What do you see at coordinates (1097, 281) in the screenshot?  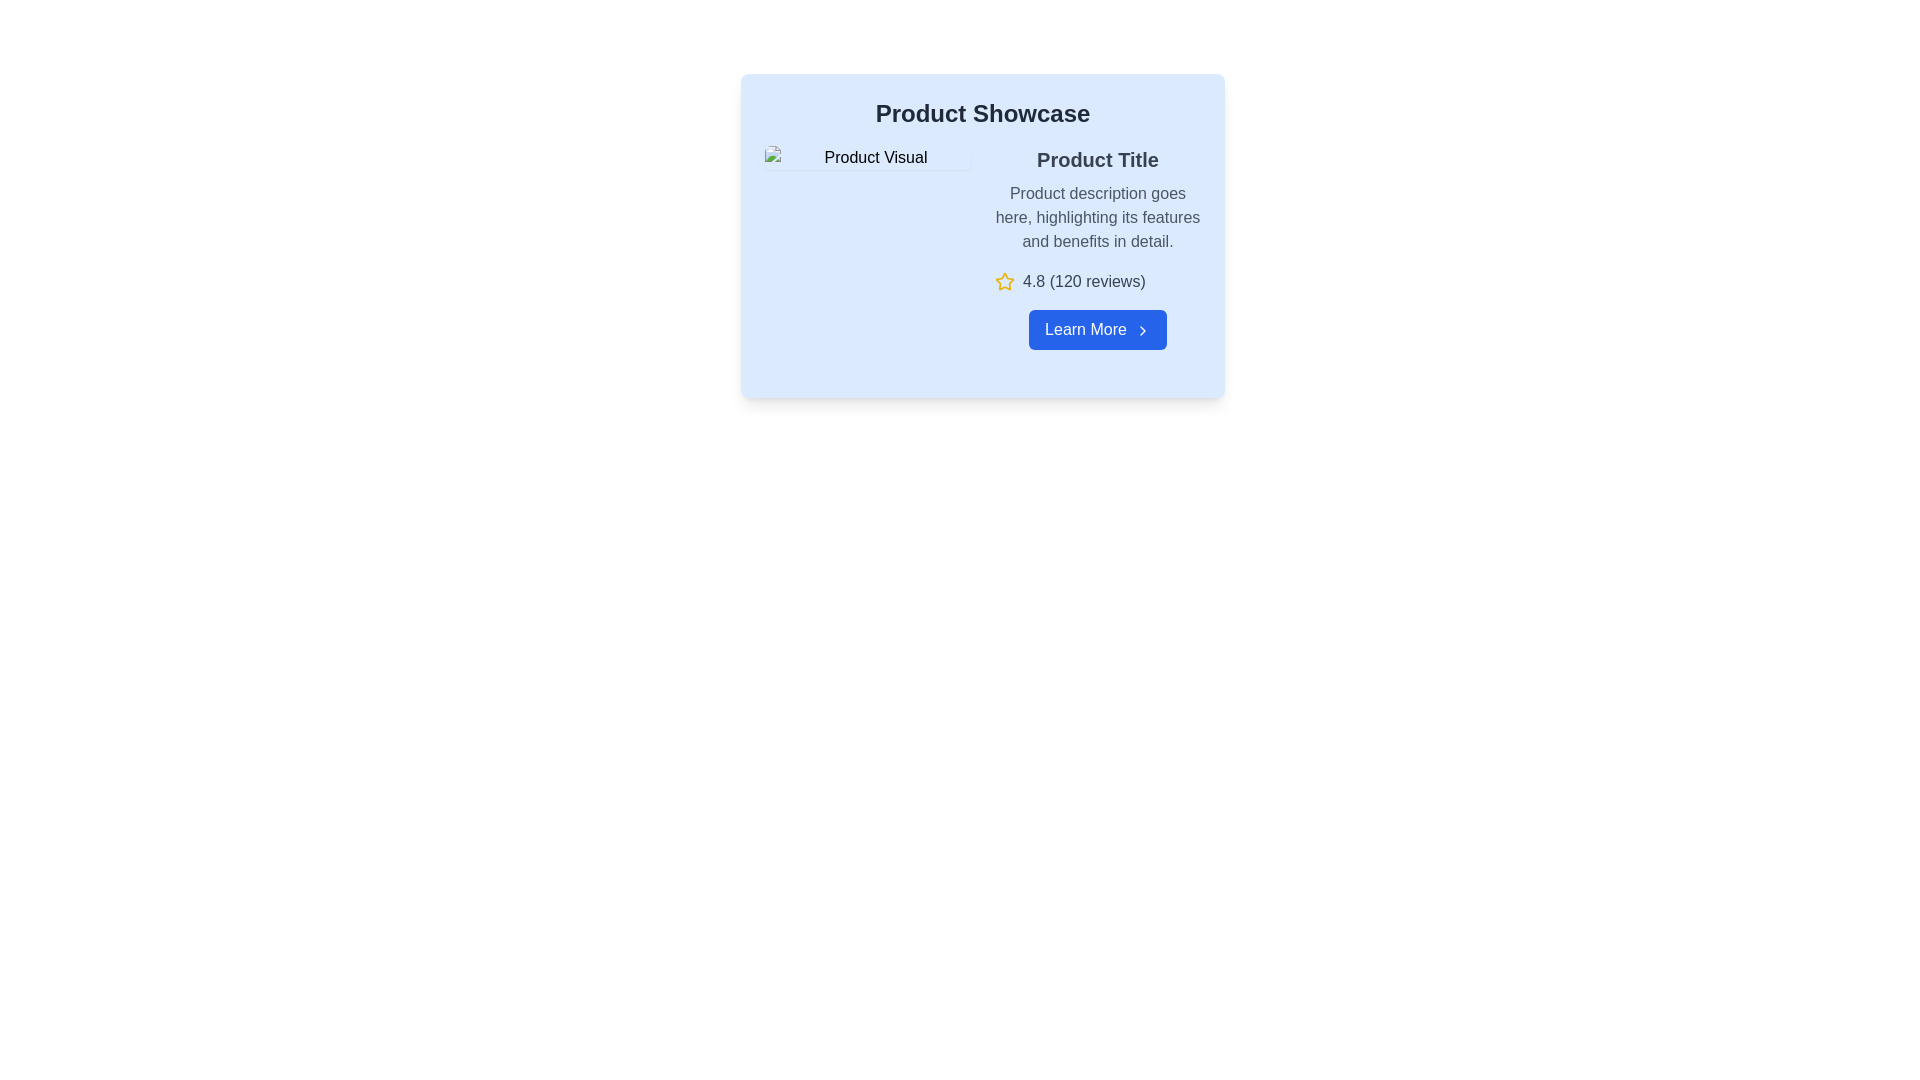 I see `the Rating display element that shows a star icon and the text '4.8 (120 reviews)', located between the product description and the 'Learn More' button` at bounding box center [1097, 281].